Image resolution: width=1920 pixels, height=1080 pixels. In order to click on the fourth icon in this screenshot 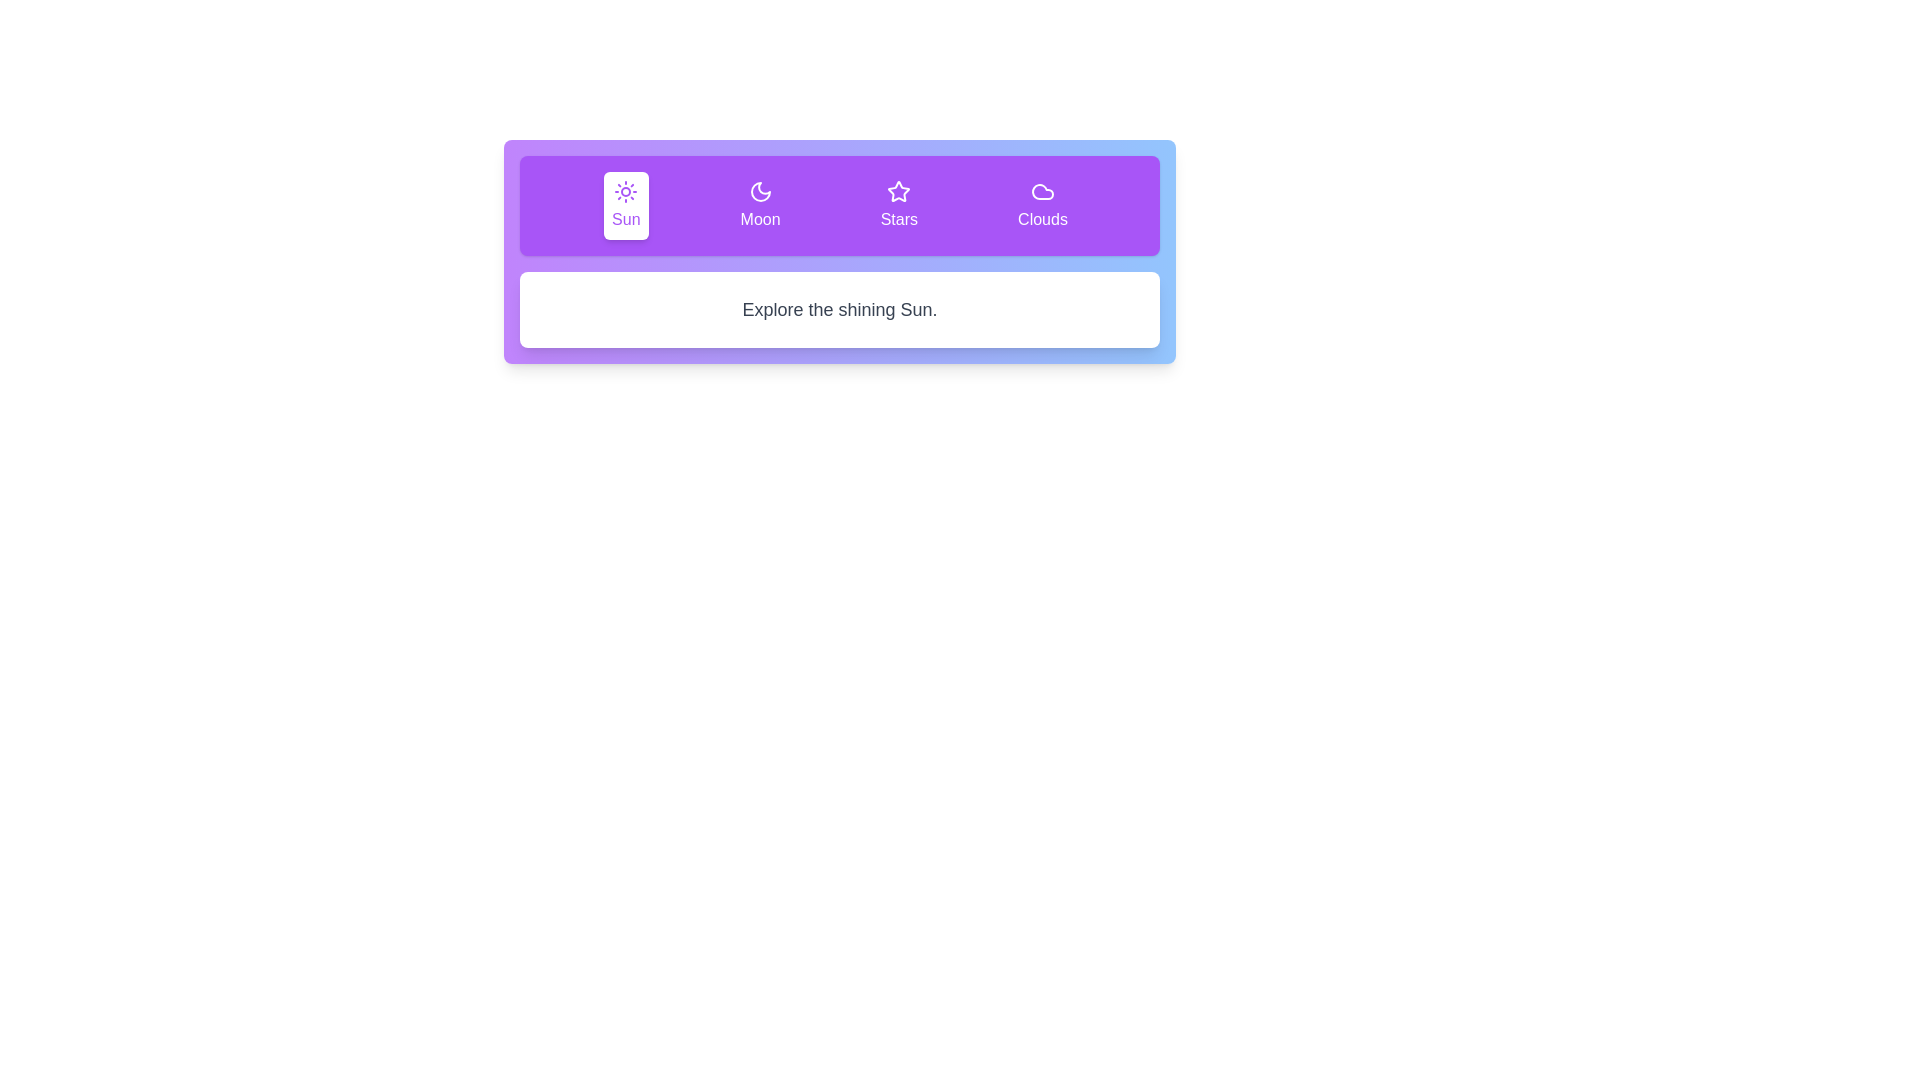, I will do `click(1041, 192)`.